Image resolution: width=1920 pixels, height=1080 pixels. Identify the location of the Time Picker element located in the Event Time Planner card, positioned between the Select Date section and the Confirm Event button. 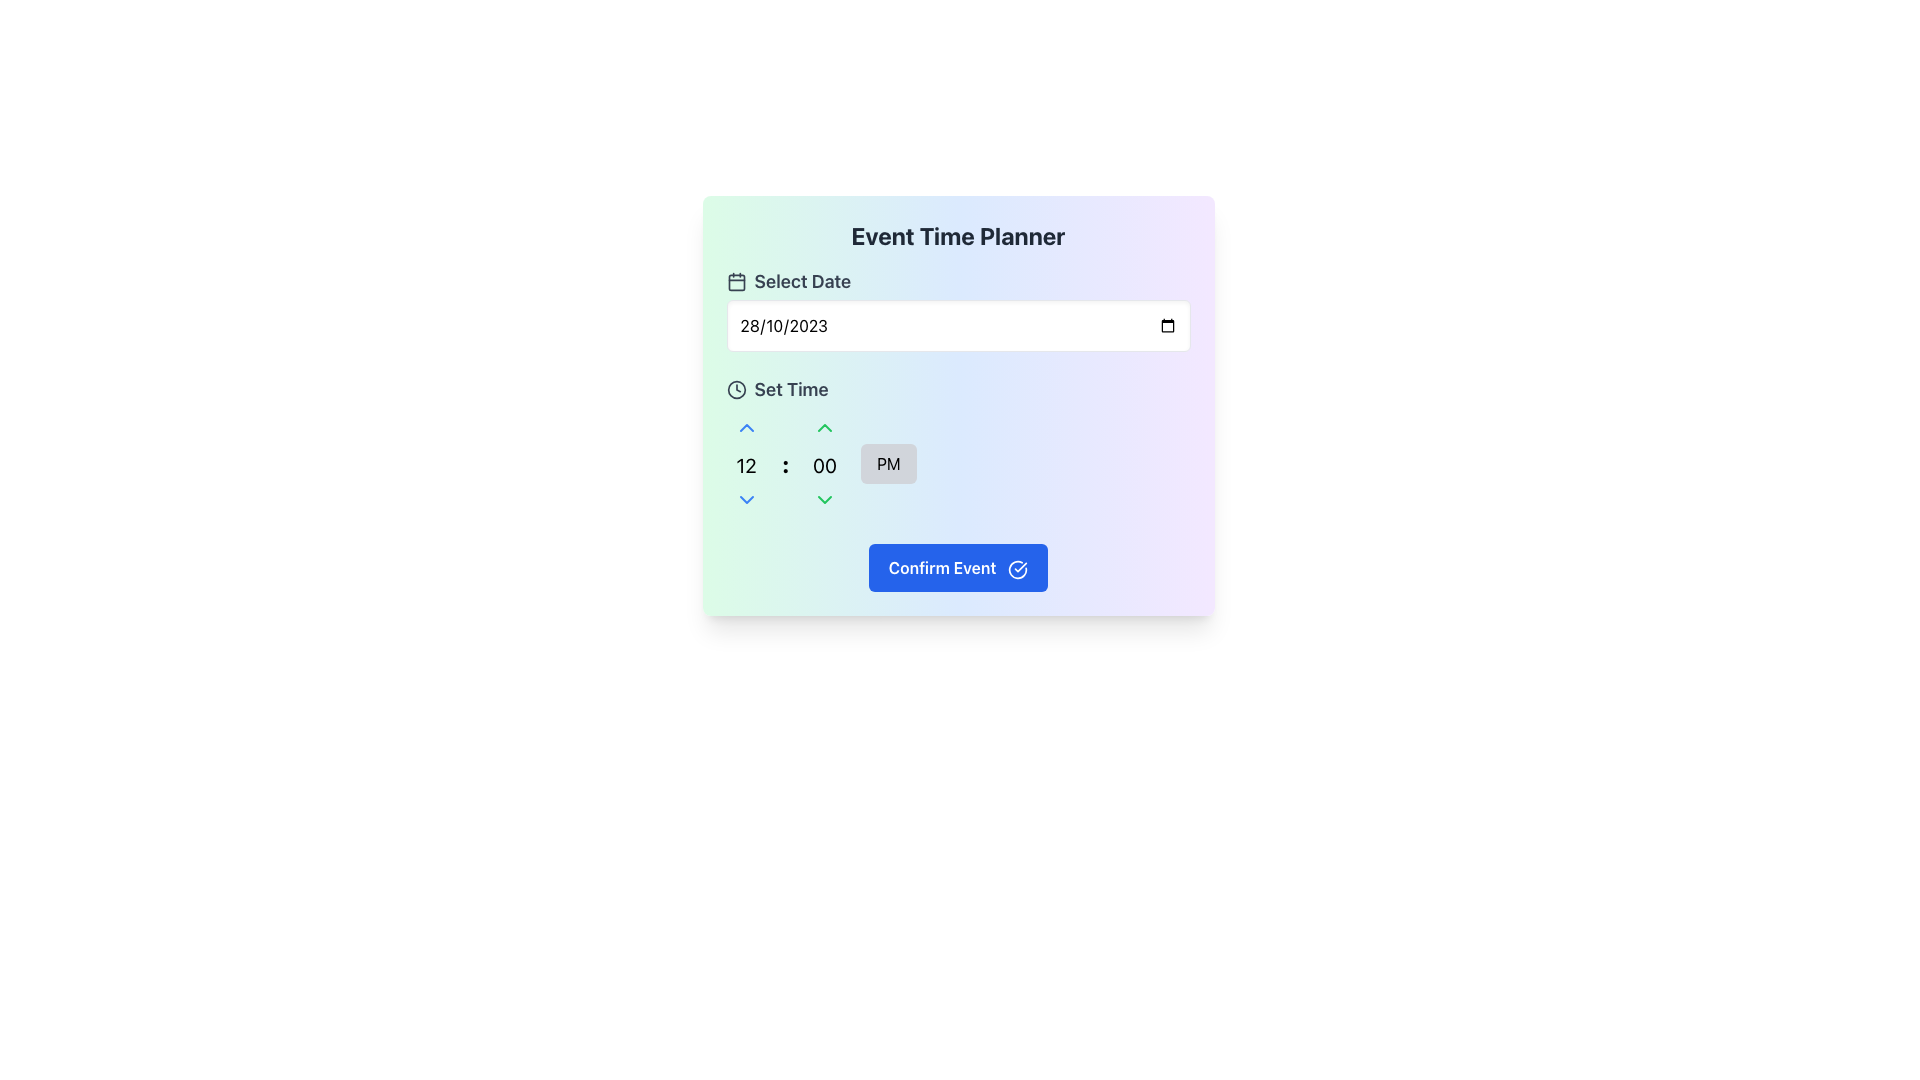
(957, 446).